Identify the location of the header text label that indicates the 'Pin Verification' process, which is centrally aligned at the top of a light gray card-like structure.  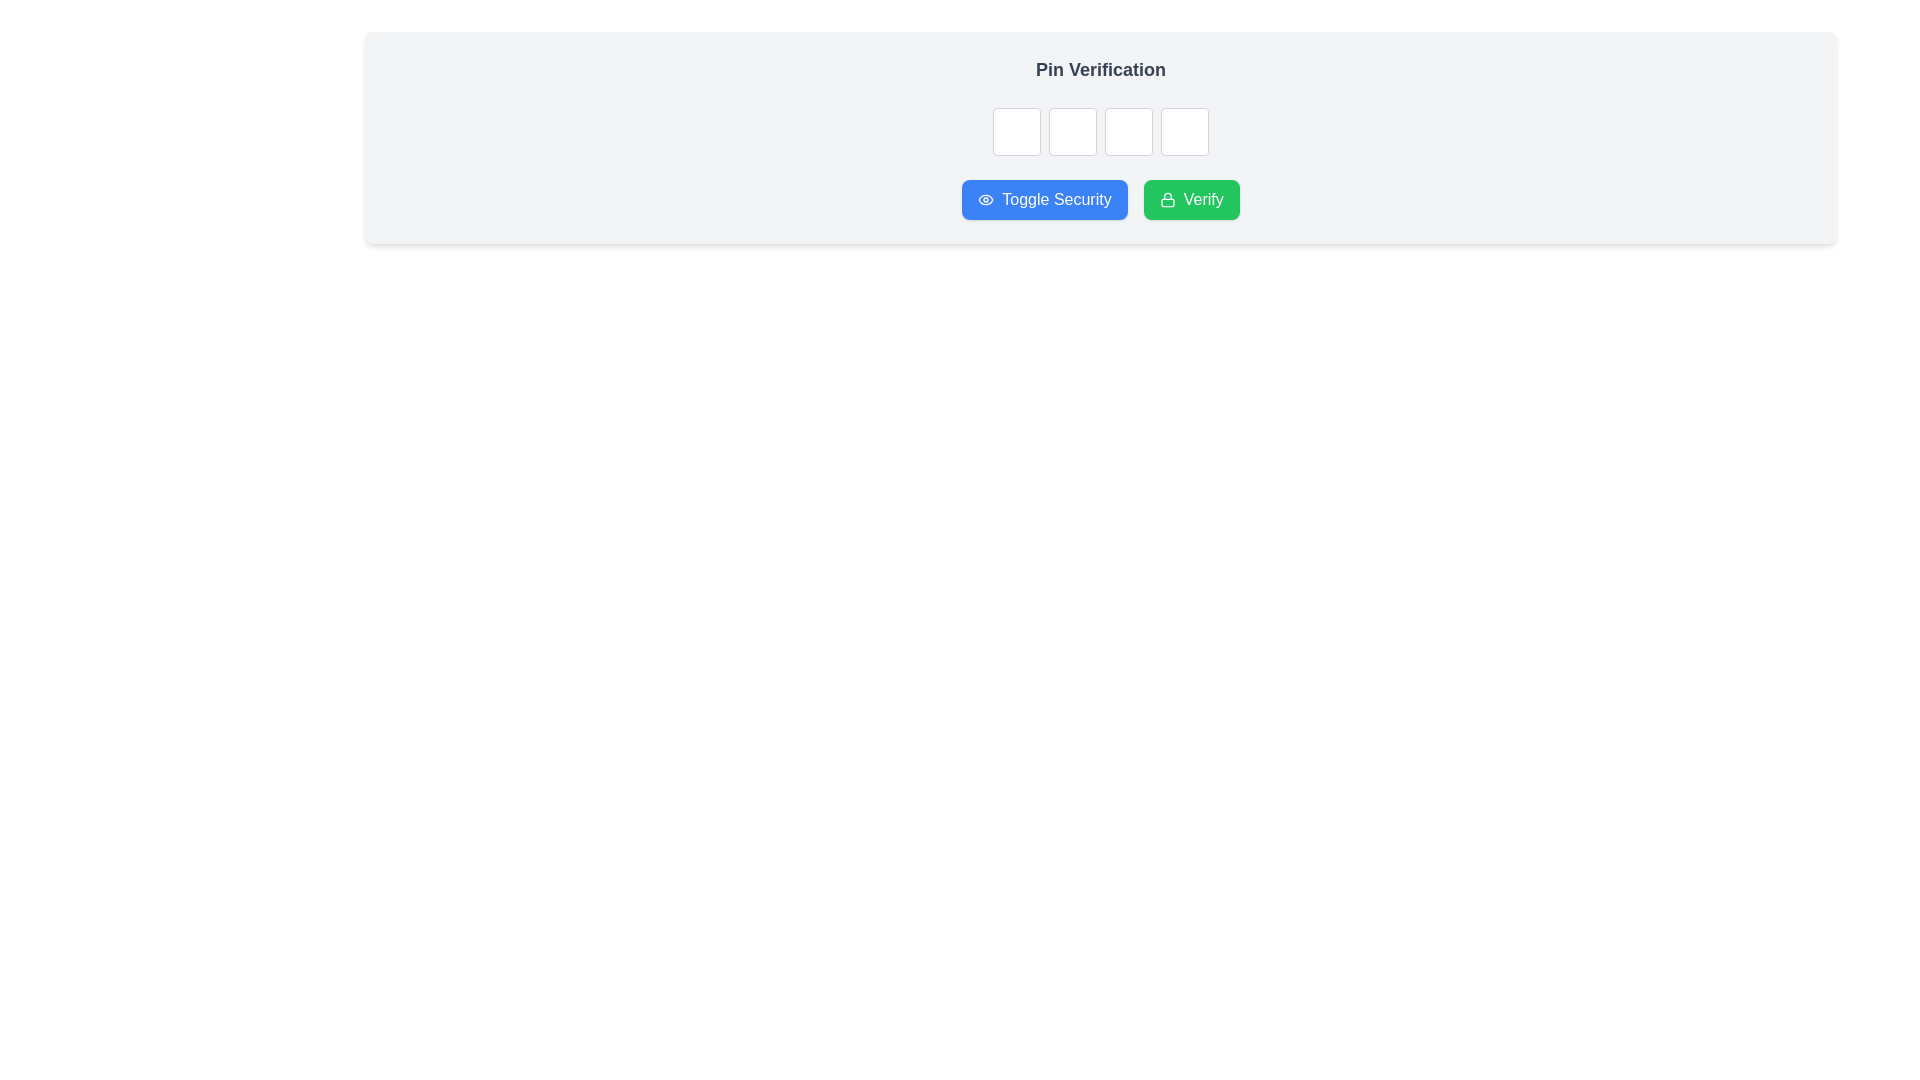
(1099, 68).